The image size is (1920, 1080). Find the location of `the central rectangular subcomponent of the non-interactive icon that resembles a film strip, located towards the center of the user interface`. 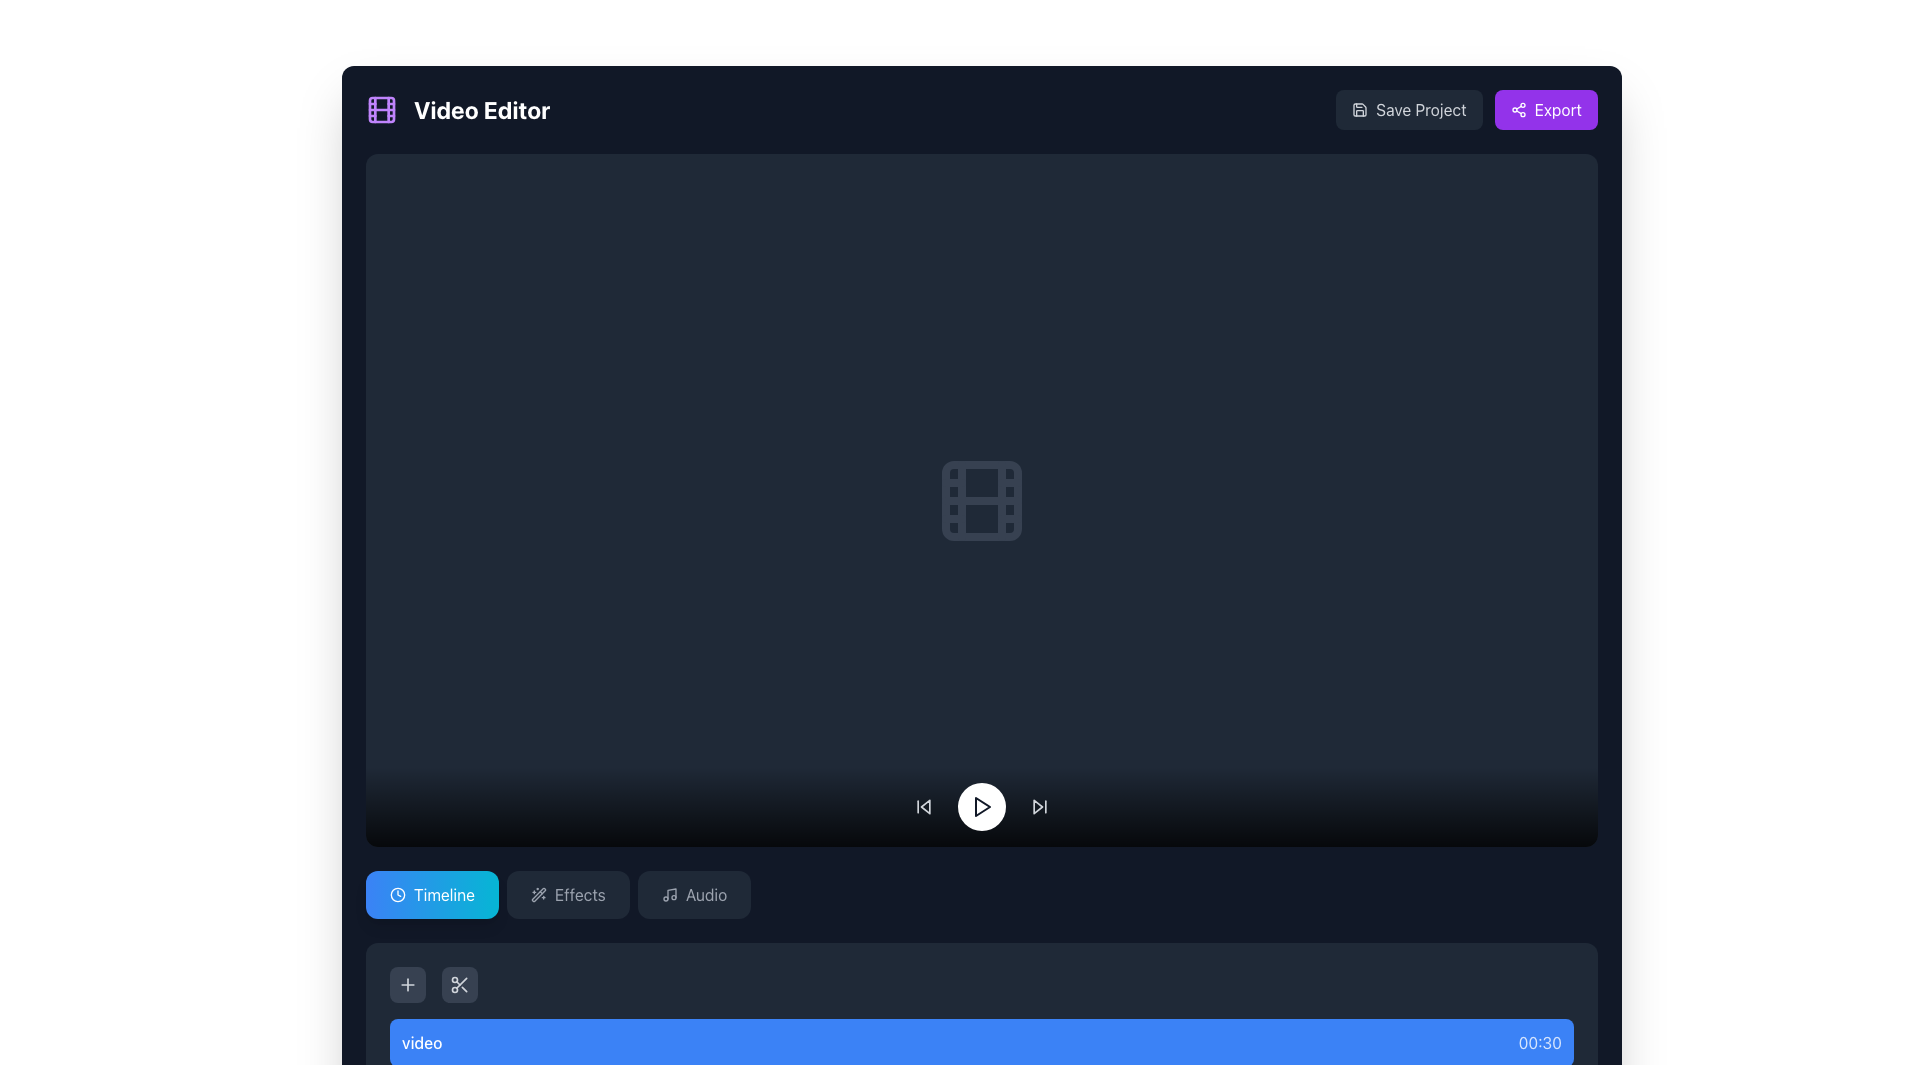

the central rectangular subcomponent of the non-interactive icon that resembles a film strip, located towards the center of the user interface is located at coordinates (982, 499).